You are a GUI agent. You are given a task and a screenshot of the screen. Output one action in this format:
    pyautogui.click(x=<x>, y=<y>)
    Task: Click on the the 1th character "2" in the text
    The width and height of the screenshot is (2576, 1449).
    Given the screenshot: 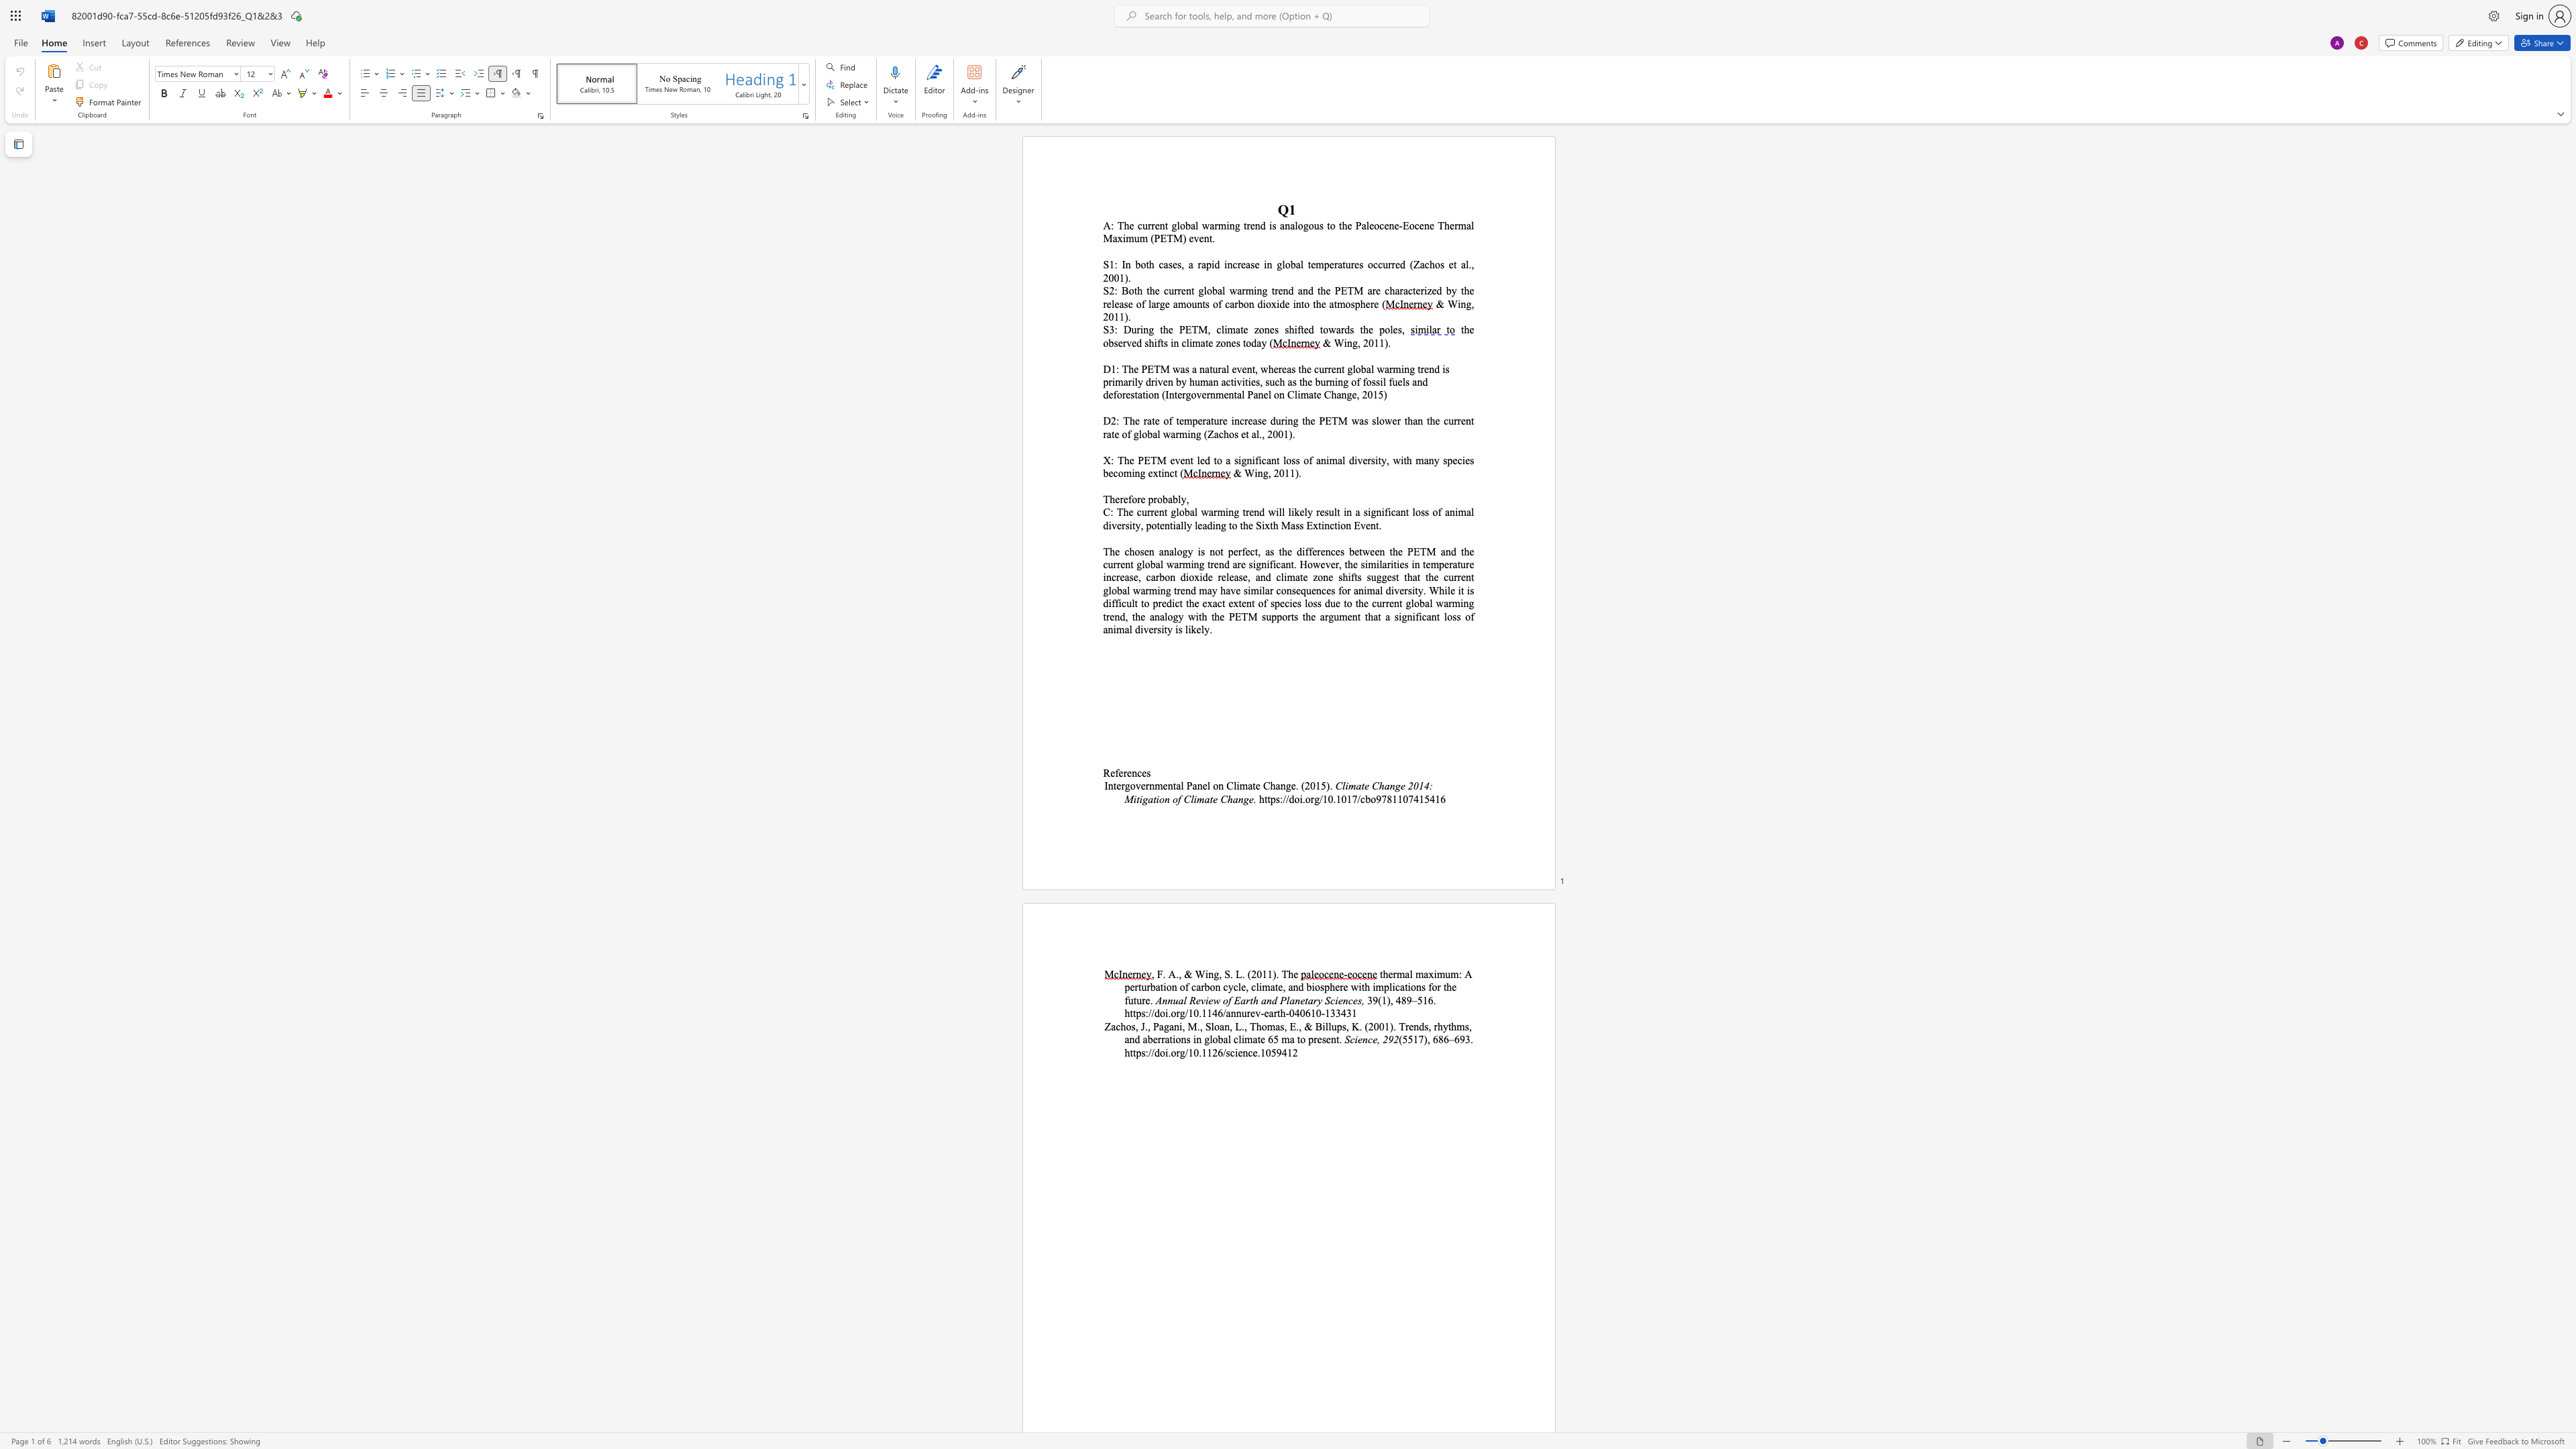 What is the action you would take?
    pyautogui.click(x=1275, y=472)
    